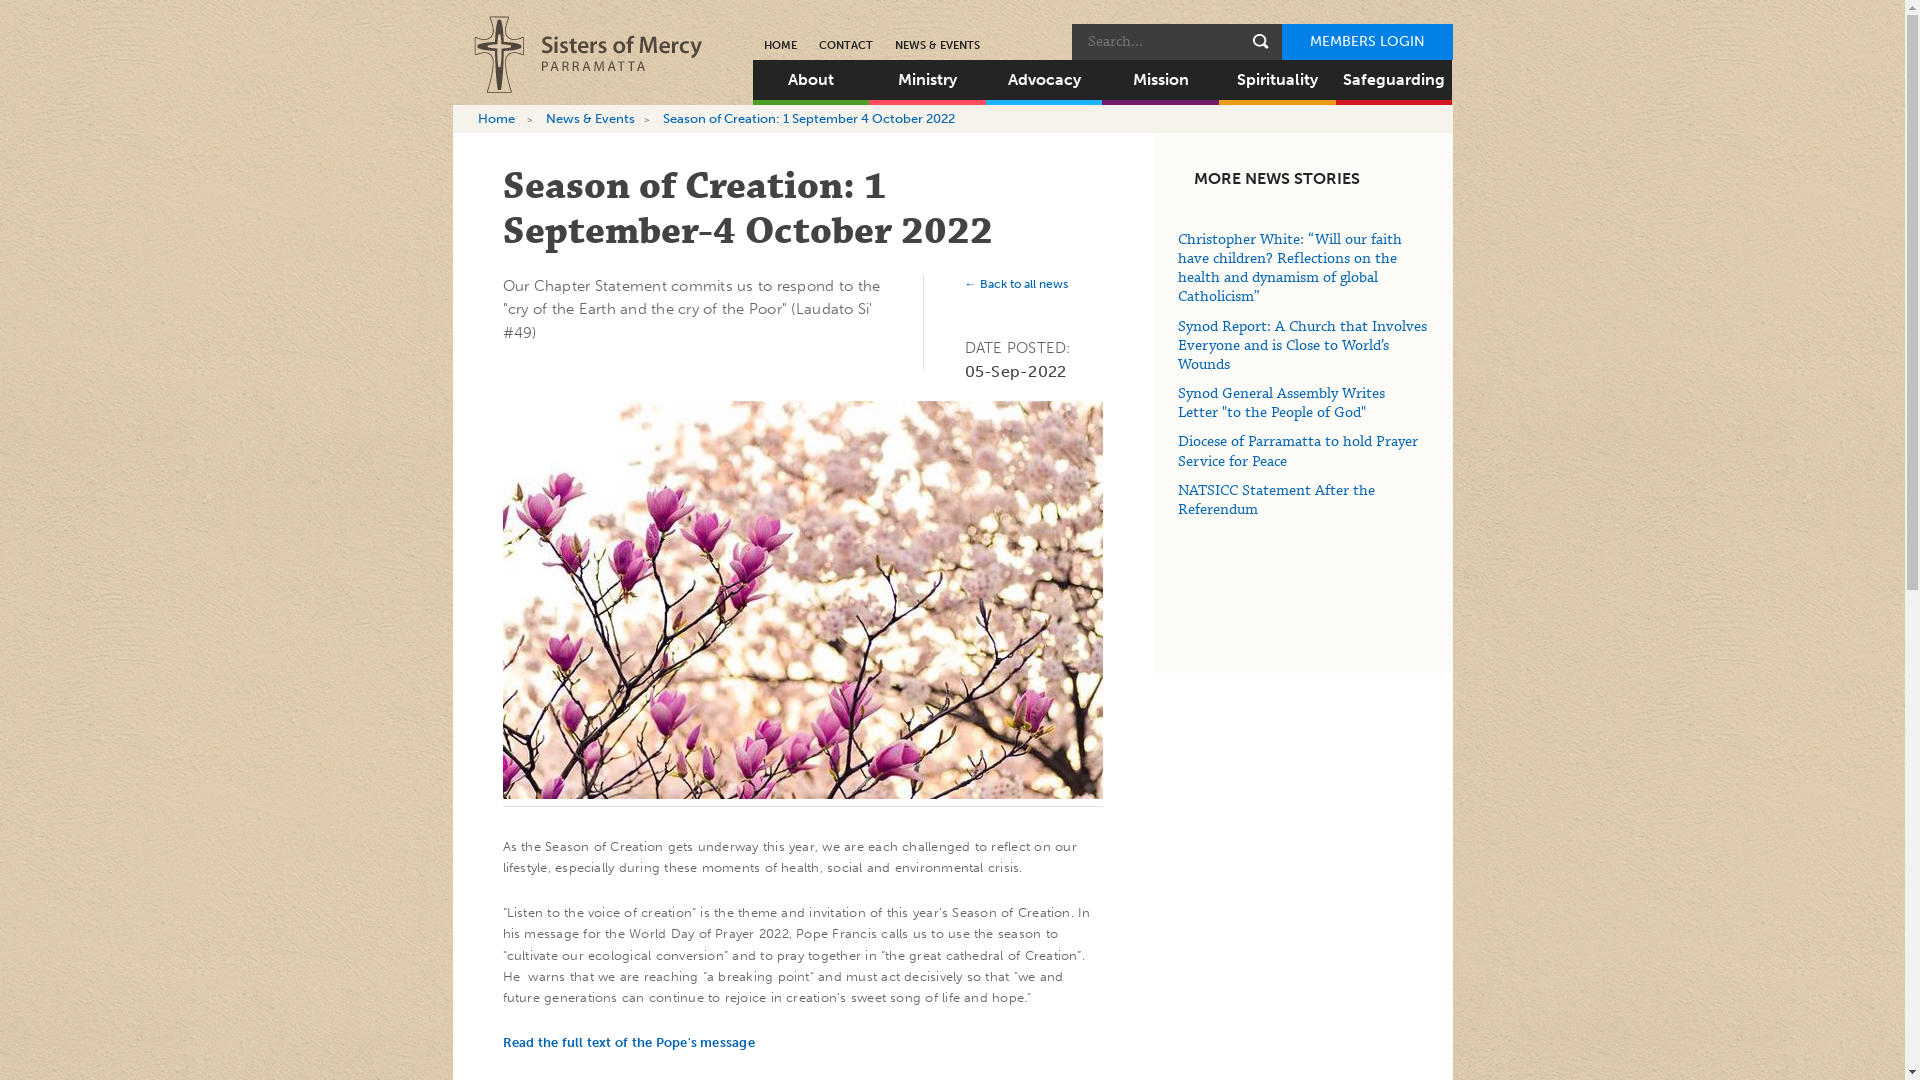  What do you see at coordinates (1275, 499) in the screenshot?
I see `'NATSICC Statement After the Referendum'` at bounding box center [1275, 499].